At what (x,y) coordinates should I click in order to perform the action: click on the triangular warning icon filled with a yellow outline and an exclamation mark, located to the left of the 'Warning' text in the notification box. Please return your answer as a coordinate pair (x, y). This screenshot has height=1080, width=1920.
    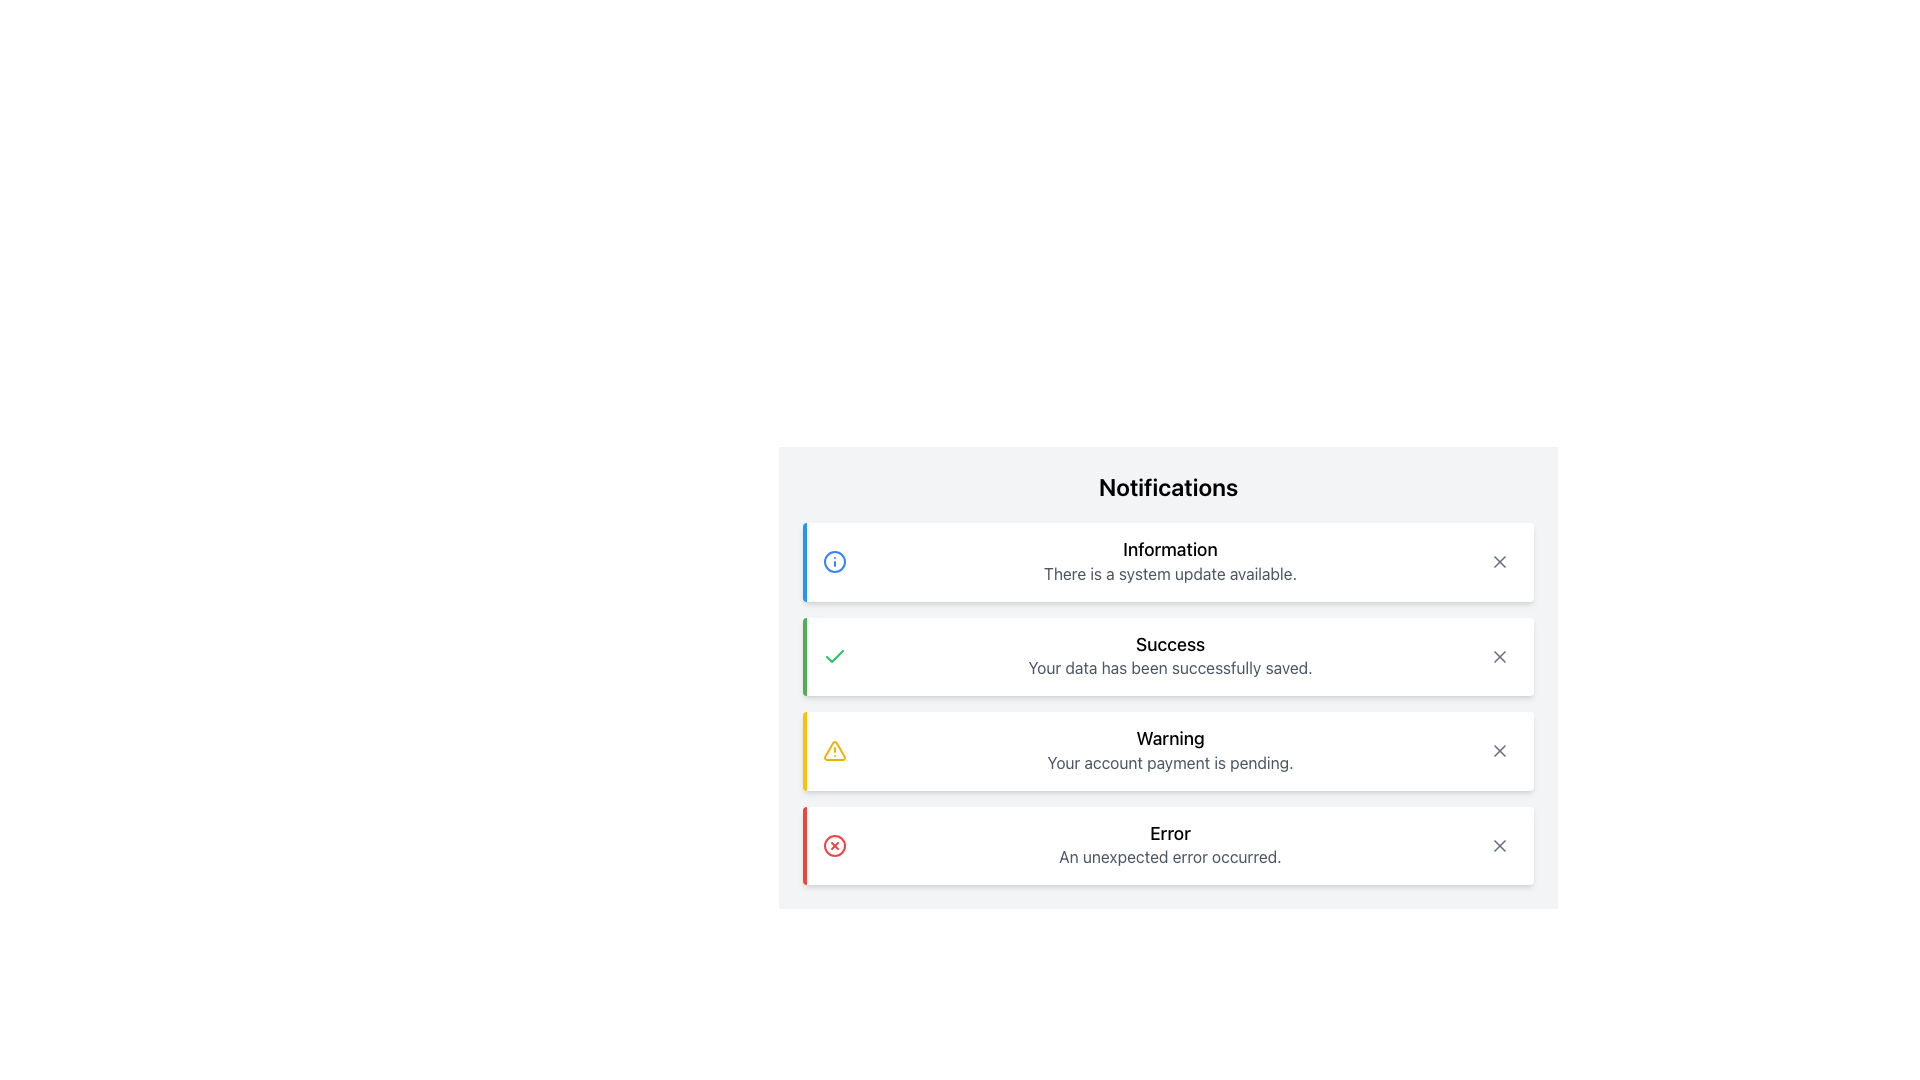
    Looking at the image, I should click on (835, 751).